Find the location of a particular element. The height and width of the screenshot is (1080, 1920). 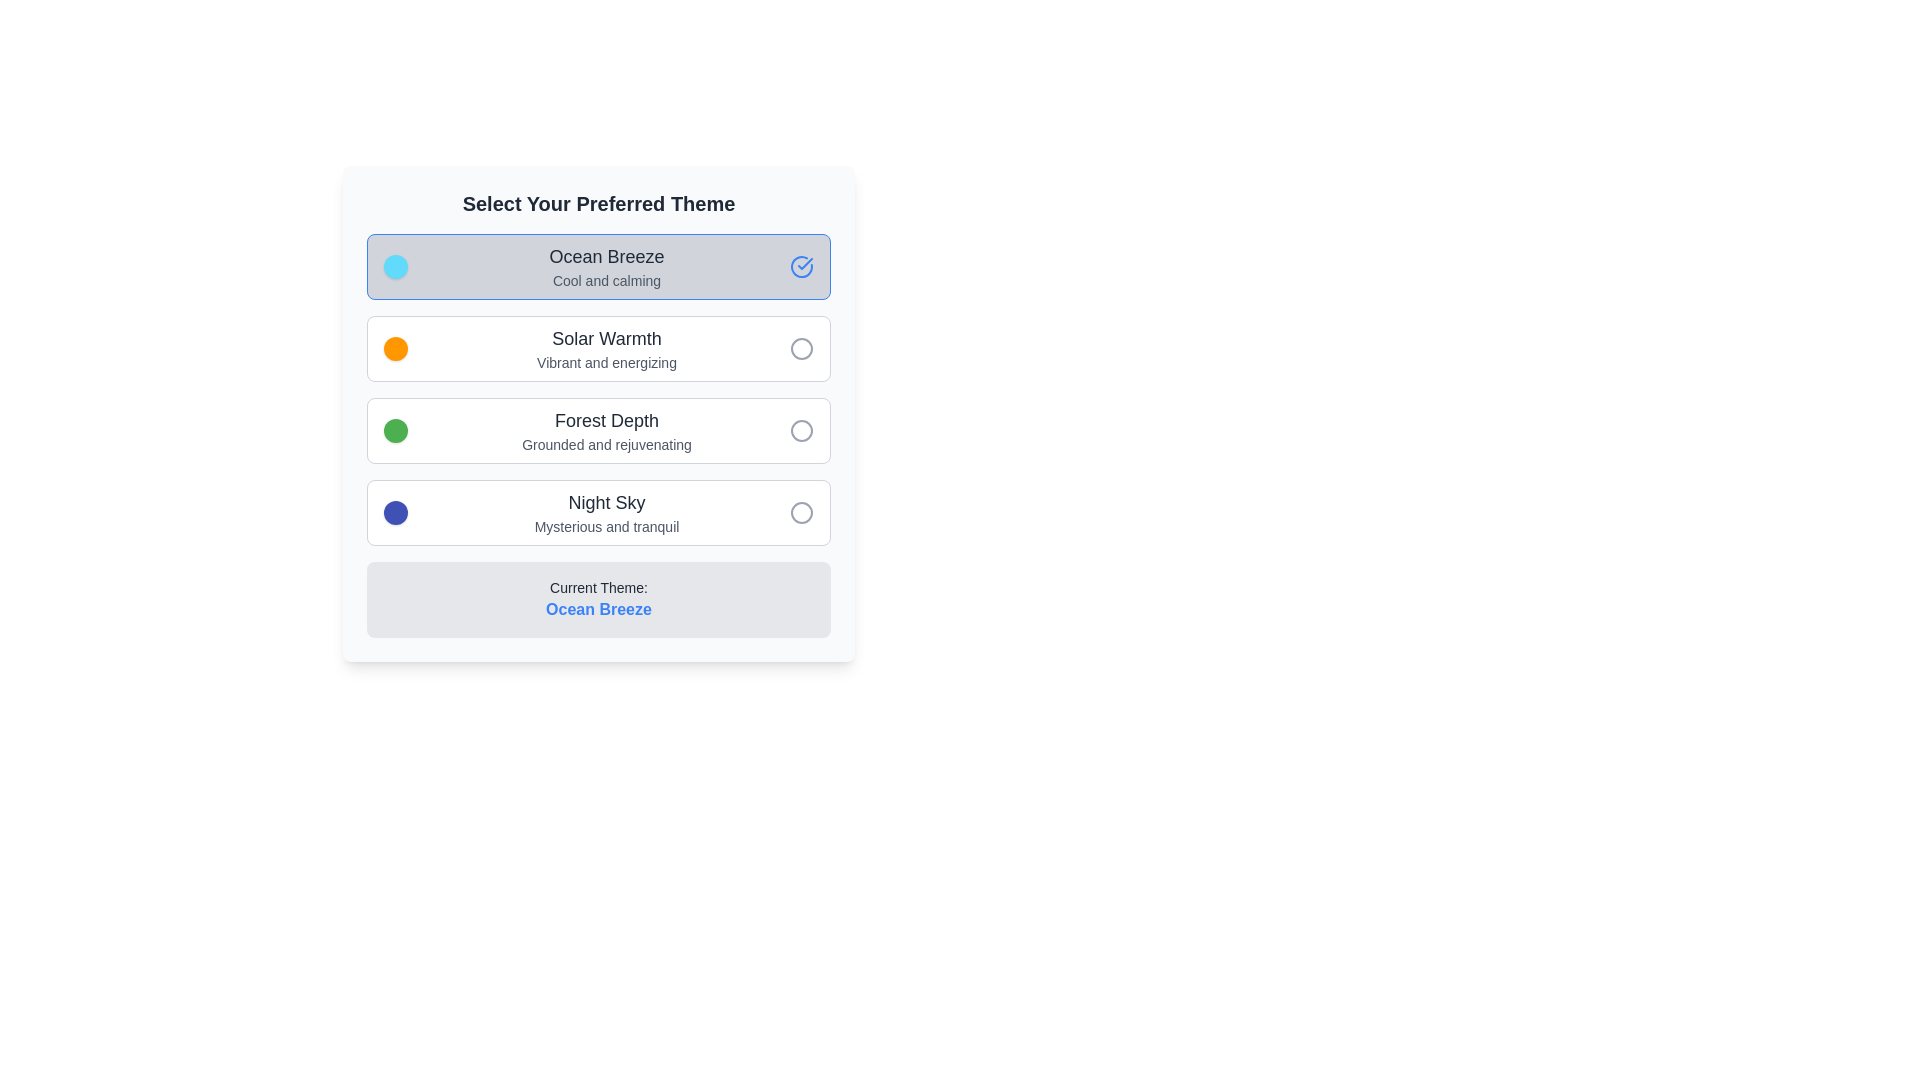

the text label reading 'Solar Warmth', which is styled with a larger and bolder font, positioned above 'Vibrant and energizing' is located at coordinates (605, 338).